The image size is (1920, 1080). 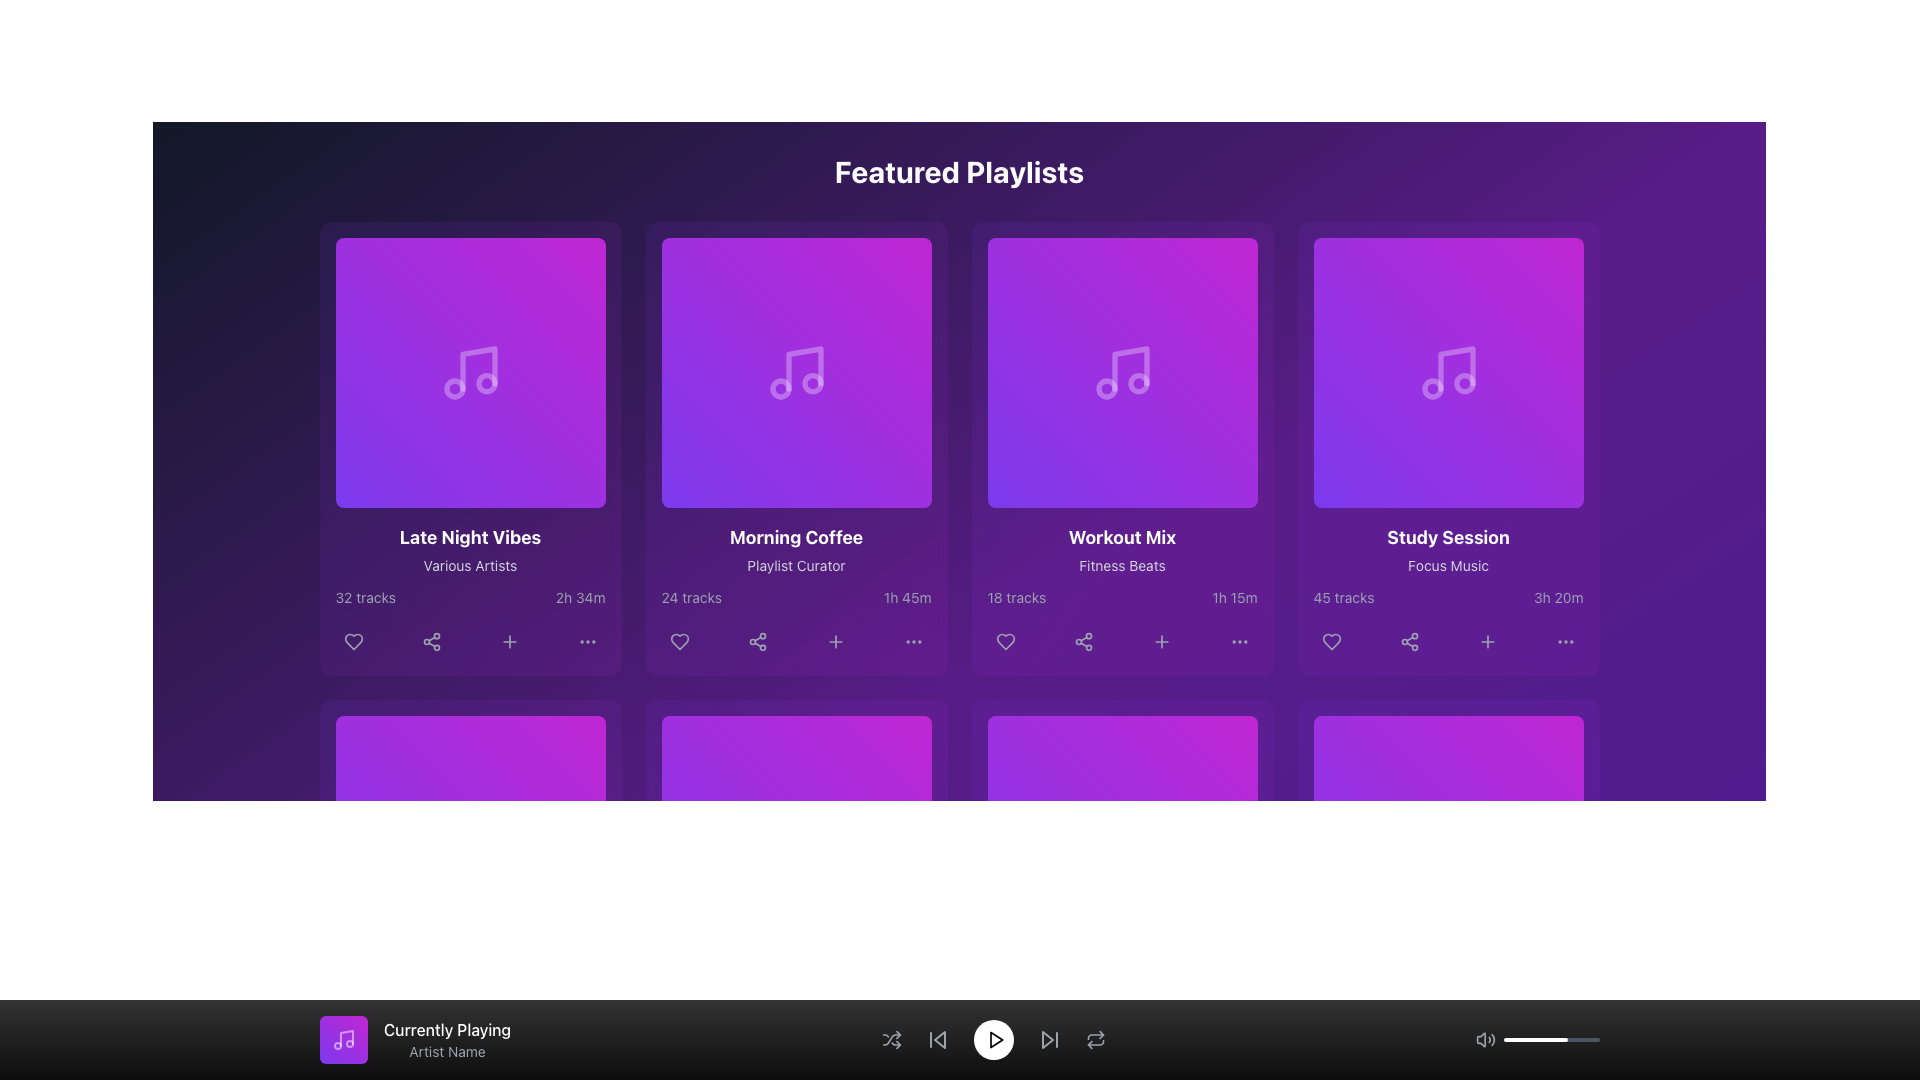 What do you see at coordinates (1122, 373) in the screenshot?
I see `details of the Interactive Element with Play Button, which is a square-shaped area with rounded corners containing a music note icon, located in the second row, third column of the 'Featured Playlists' section` at bounding box center [1122, 373].